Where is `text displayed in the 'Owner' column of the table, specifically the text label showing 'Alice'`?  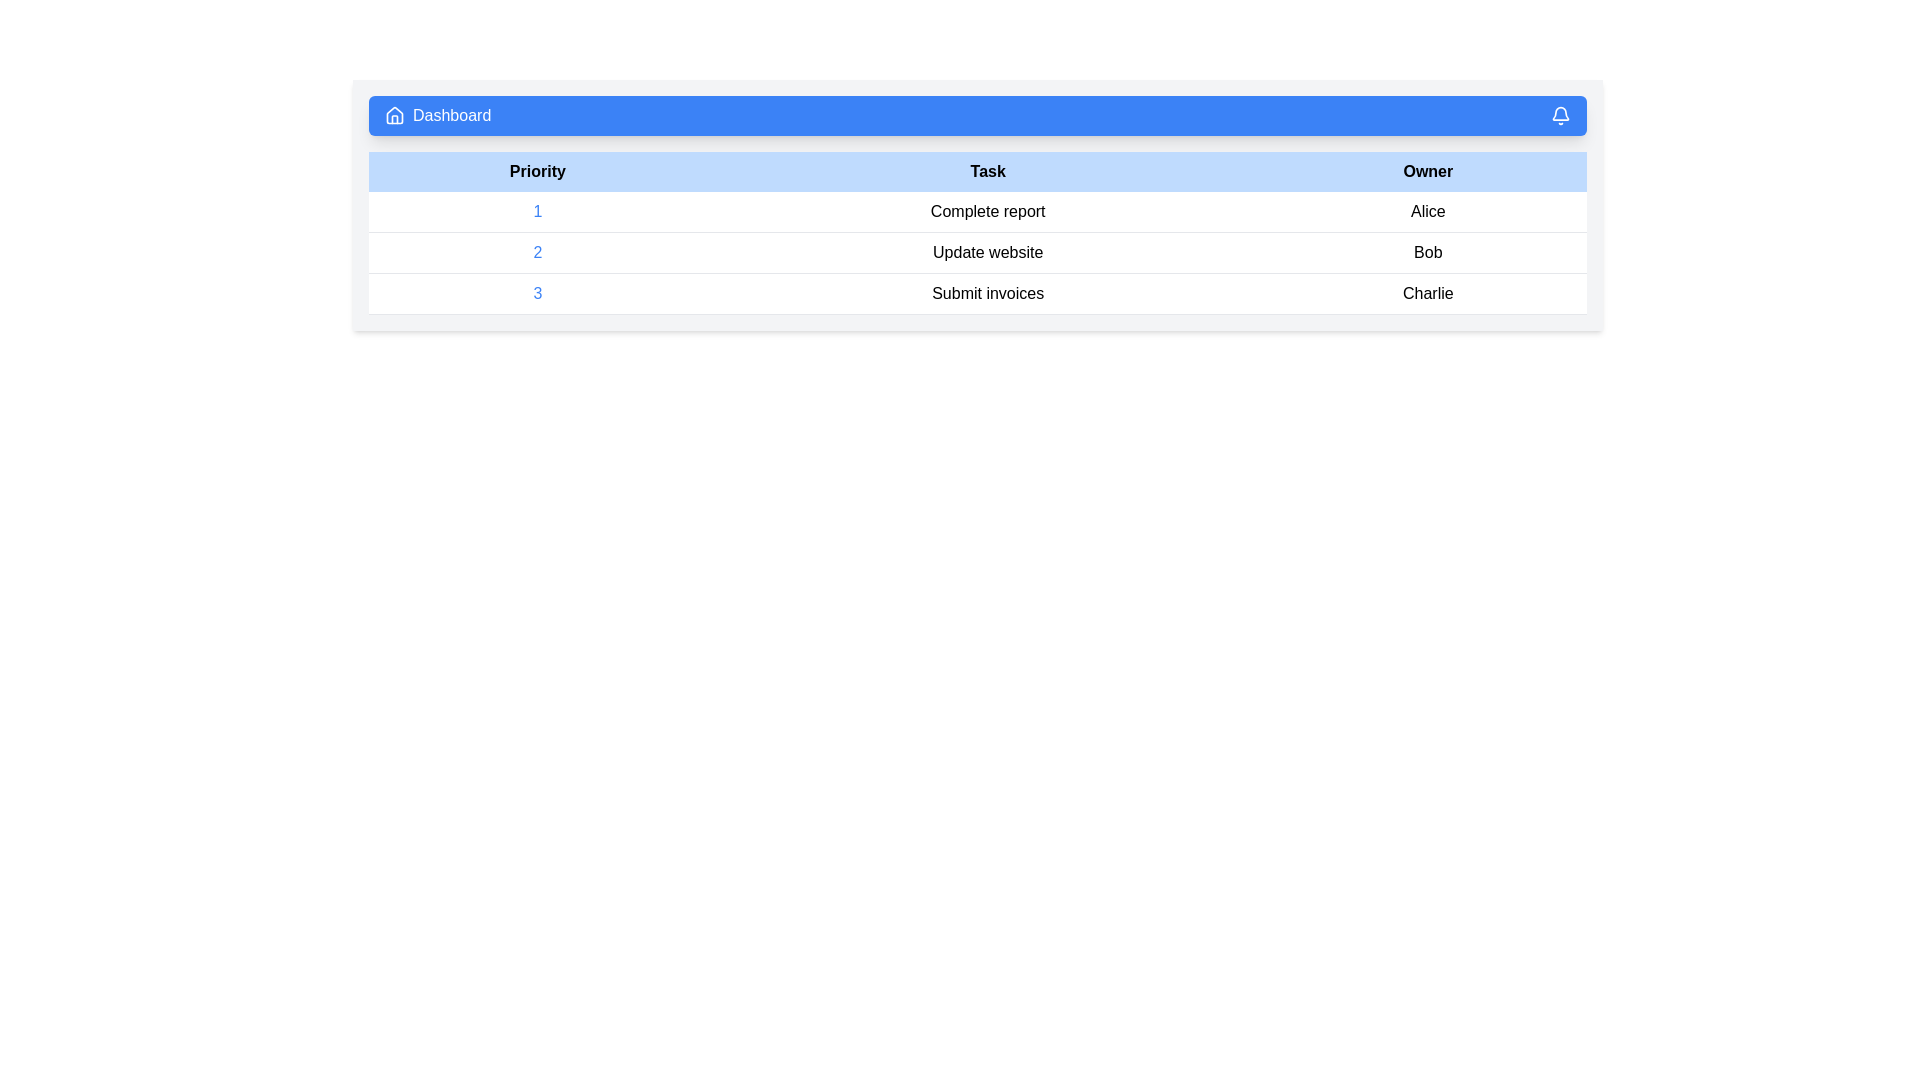 text displayed in the 'Owner' column of the table, specifically the text label showing 'Alice' is located at coordinates (1427, 212).